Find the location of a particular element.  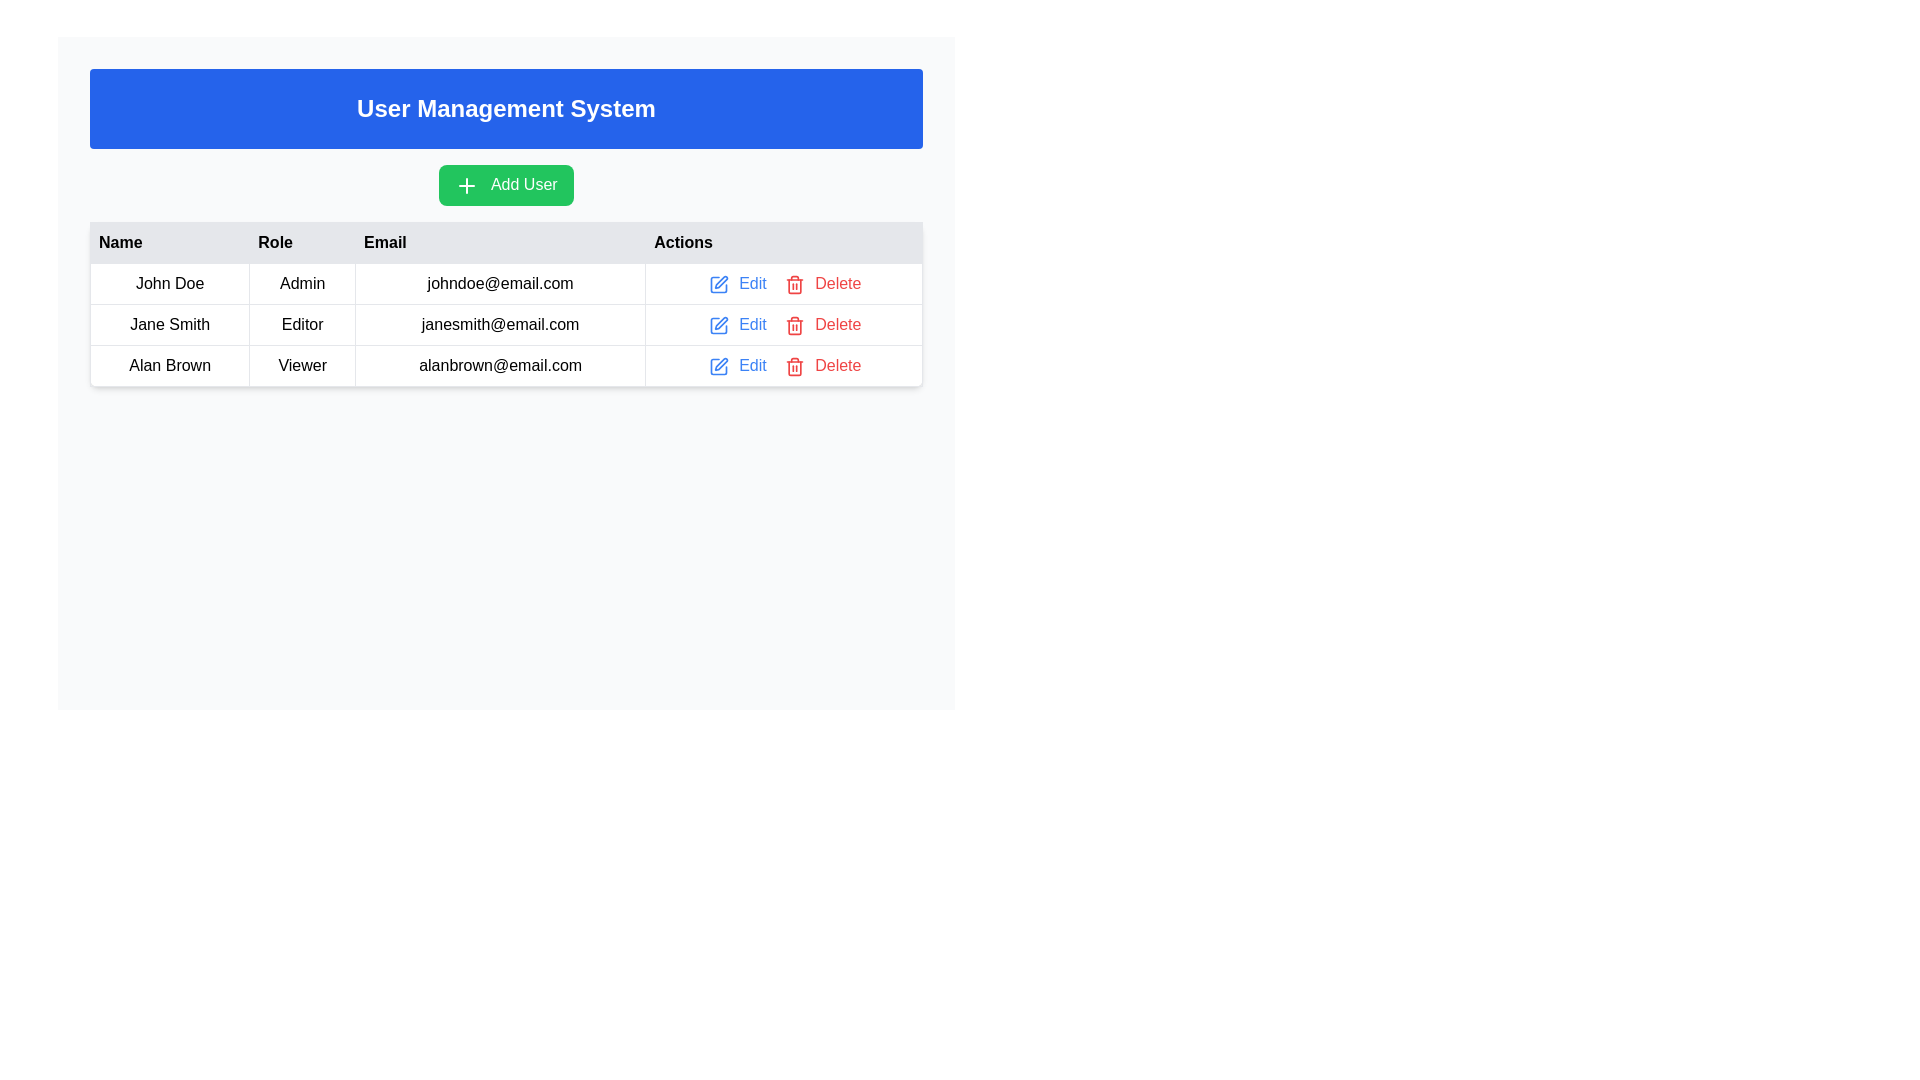

the non-interactive text label displaying the name 'John Doe' located in the first row and first column of the tabular layout under the 'Name' column heading is located at coordinates (170, 283).